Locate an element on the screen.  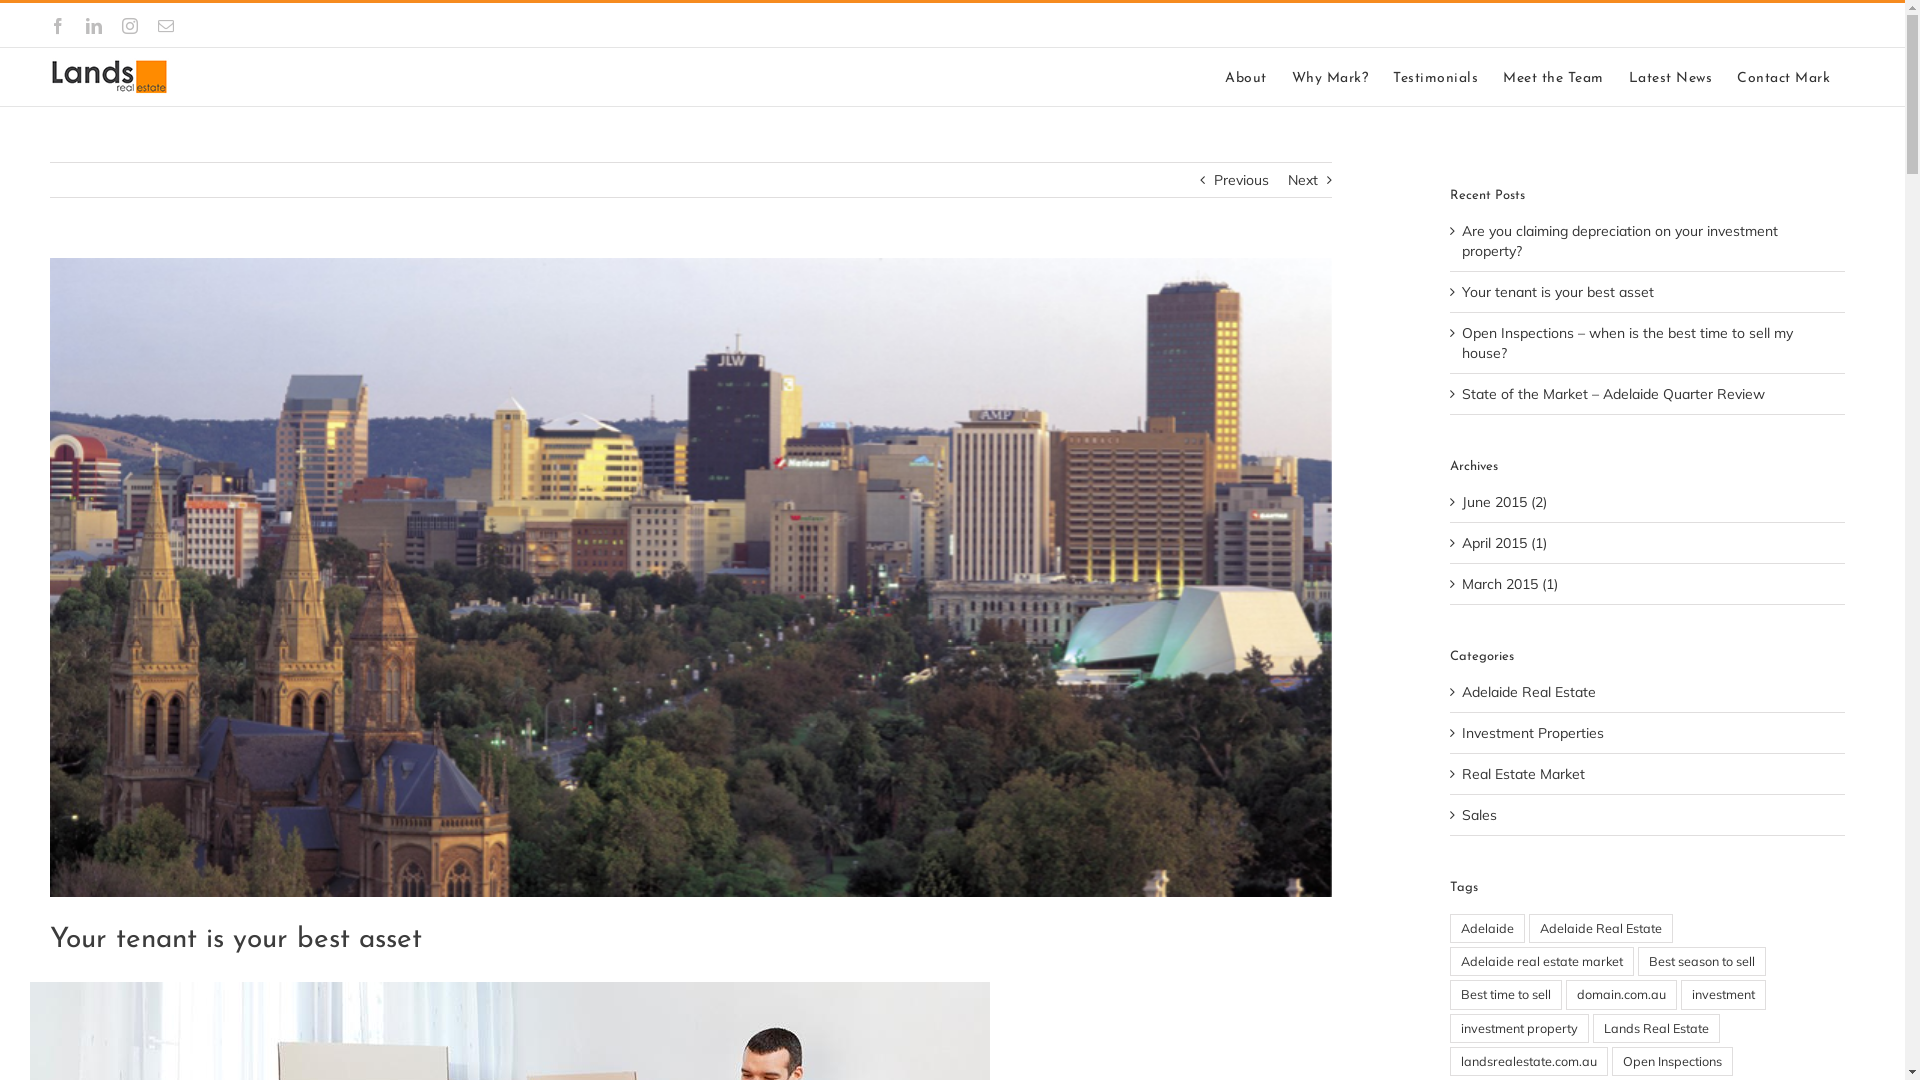
'investment property' is located at coordinates (1519, 1028).